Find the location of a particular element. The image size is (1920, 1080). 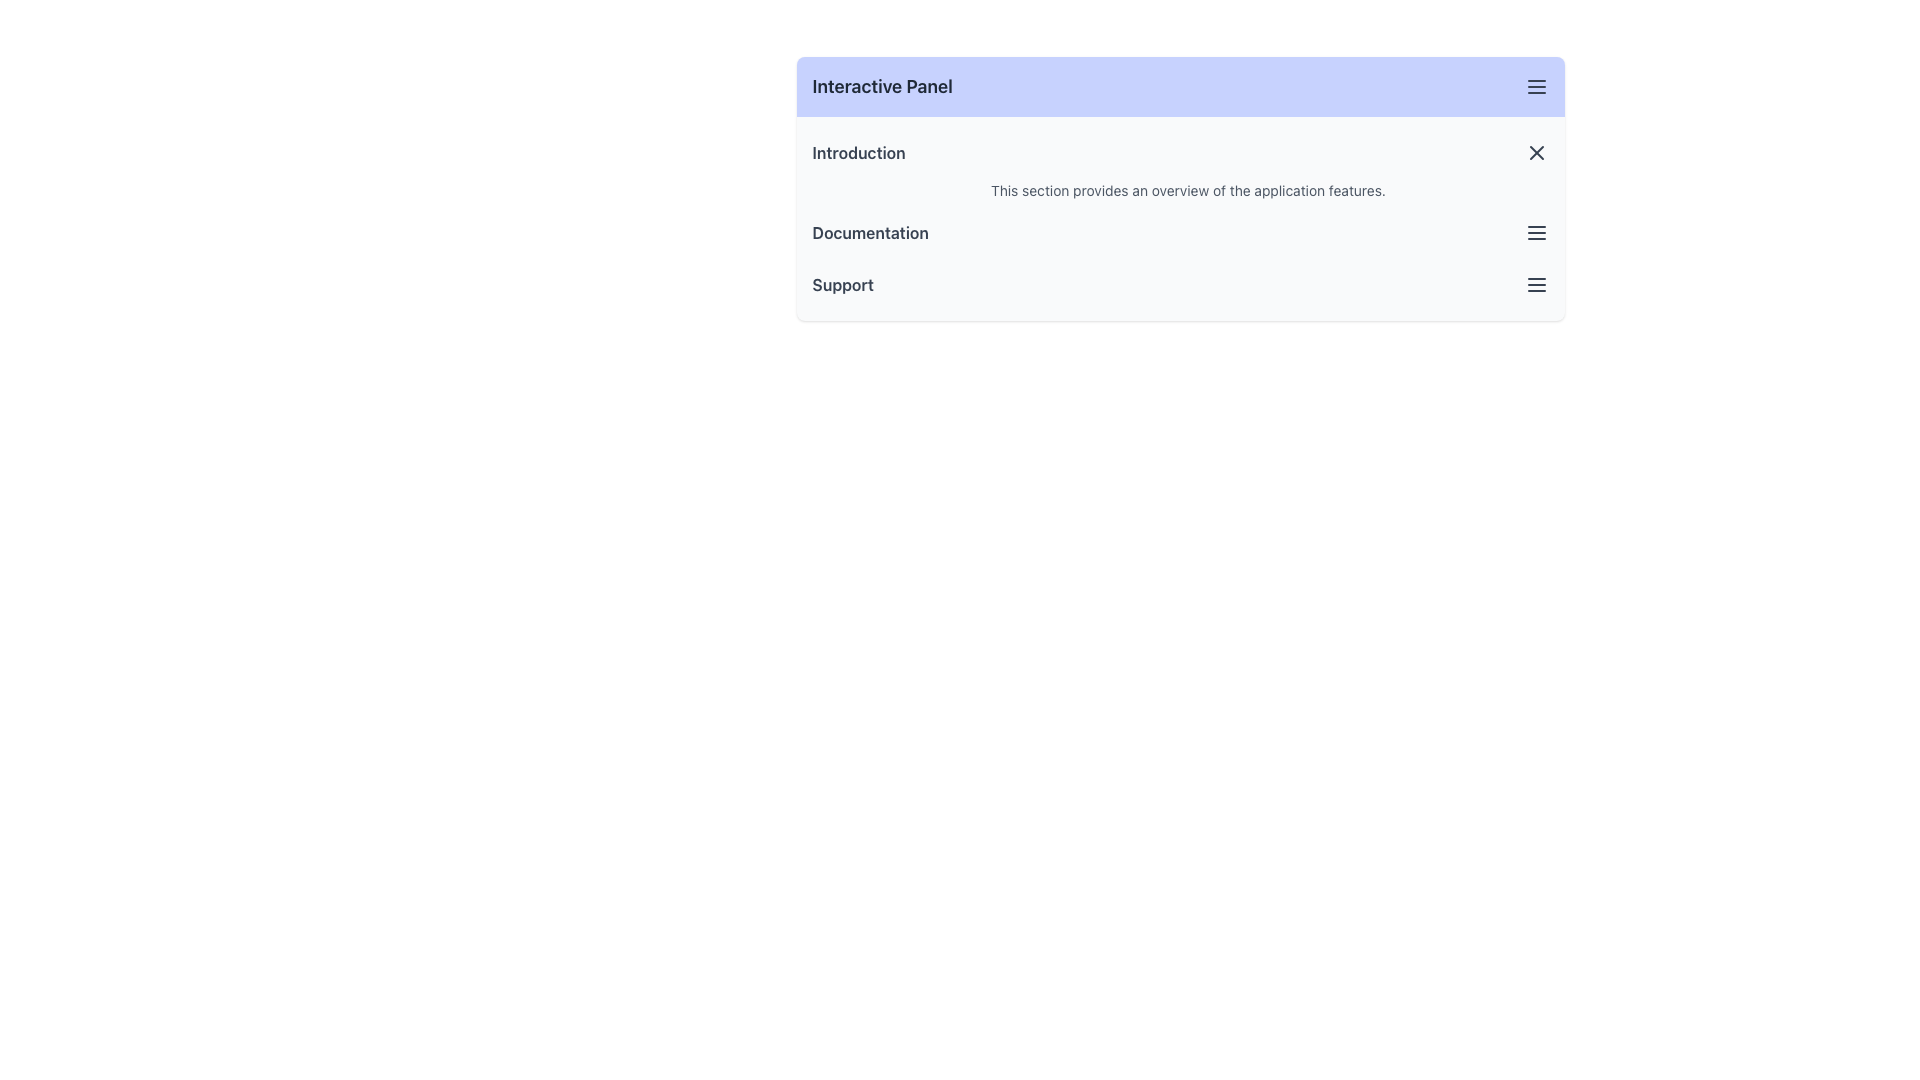

the Menu icon located to the far-right of the 'Documentation' label is located at coordinates (1535, 231).